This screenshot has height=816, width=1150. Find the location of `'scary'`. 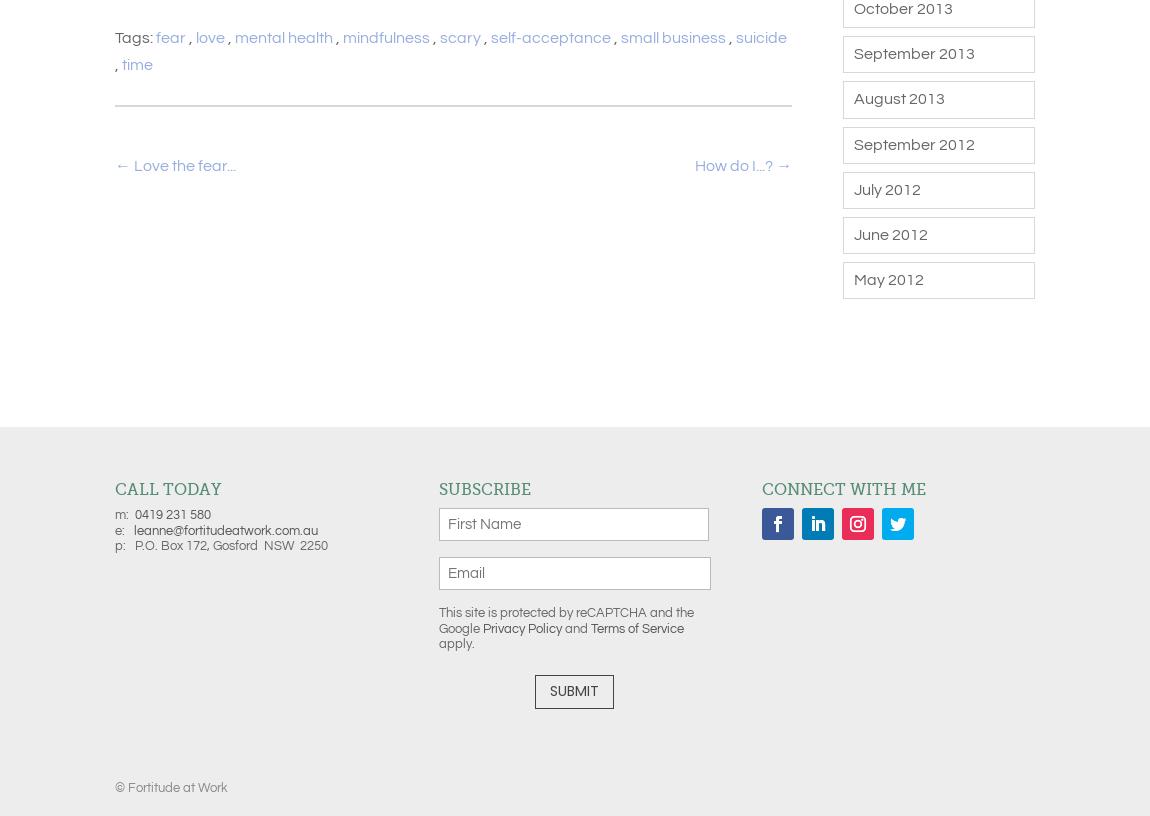

'scary' is located at coordinates (460, 37).